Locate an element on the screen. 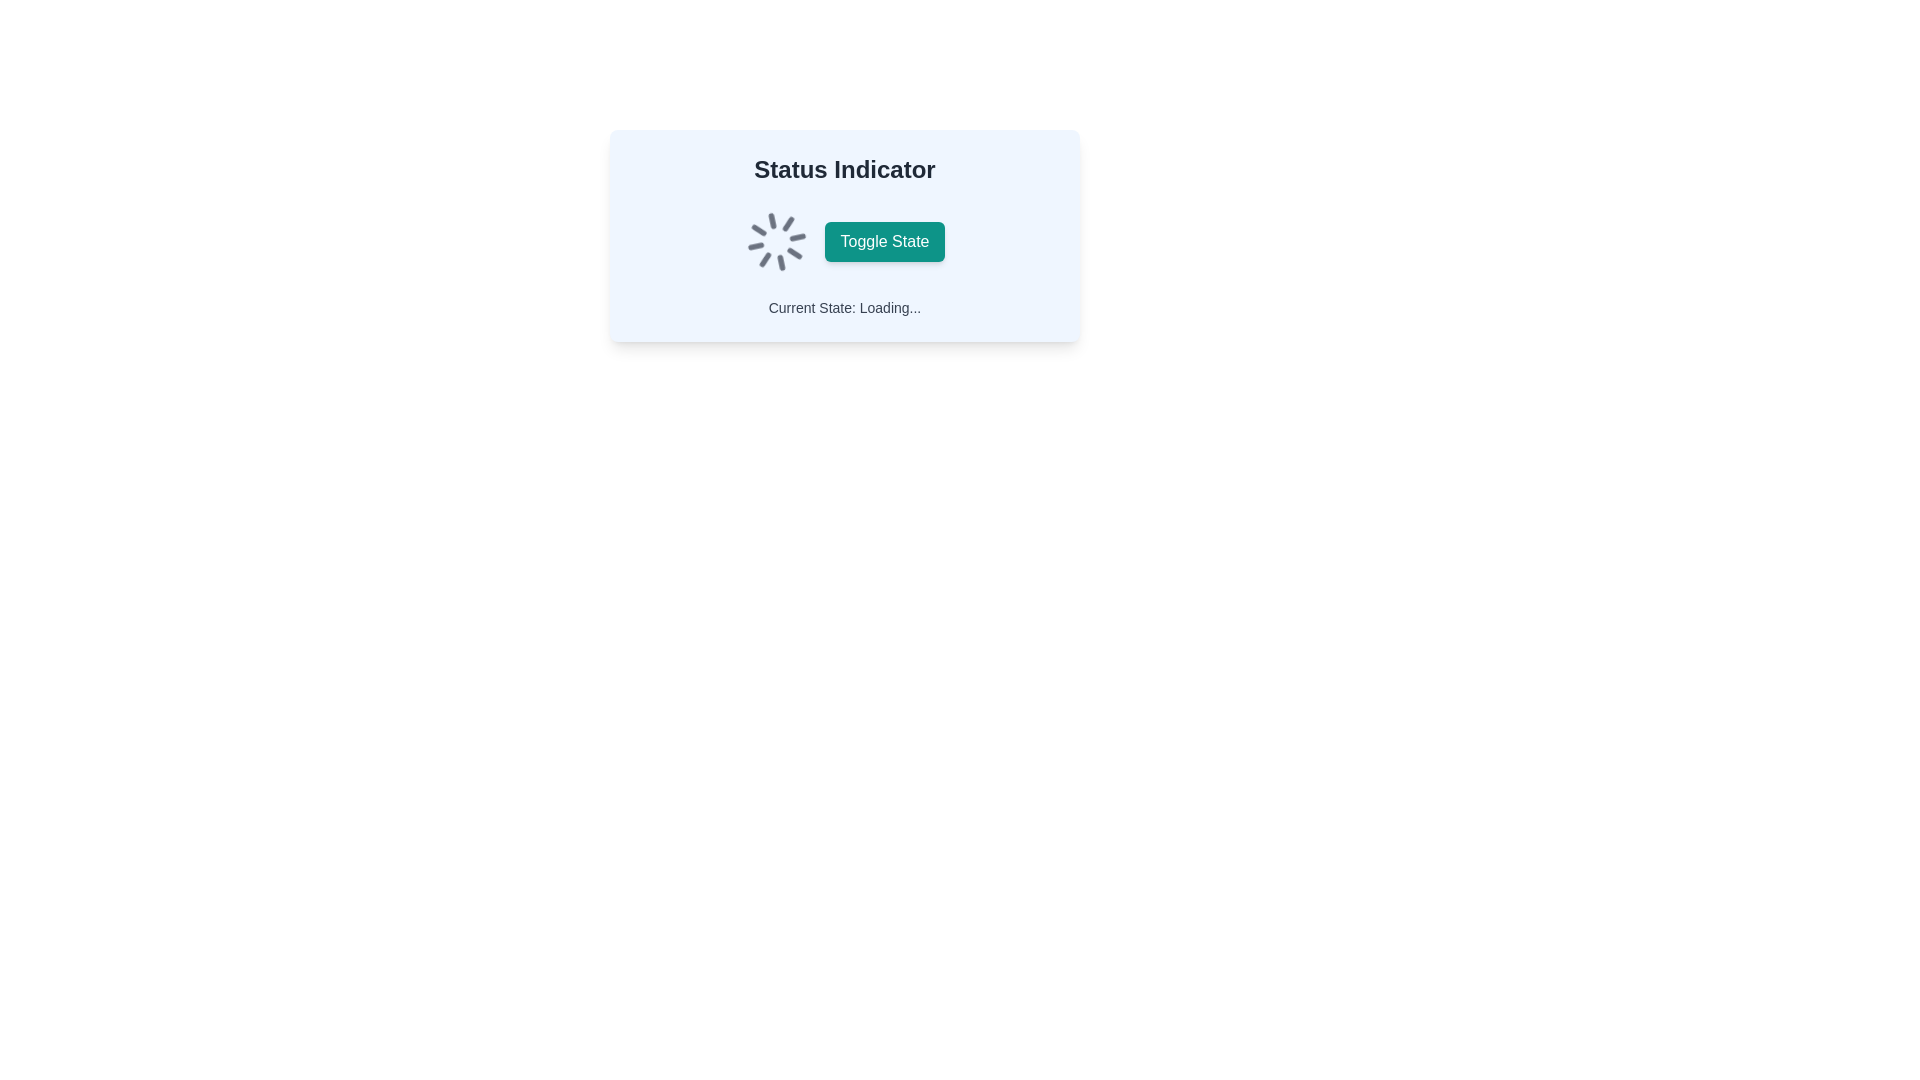  the animation of the topmost segment of the circular spinner, which is part of the loading indicator in the status display panel is located at coordinates (782, 261).